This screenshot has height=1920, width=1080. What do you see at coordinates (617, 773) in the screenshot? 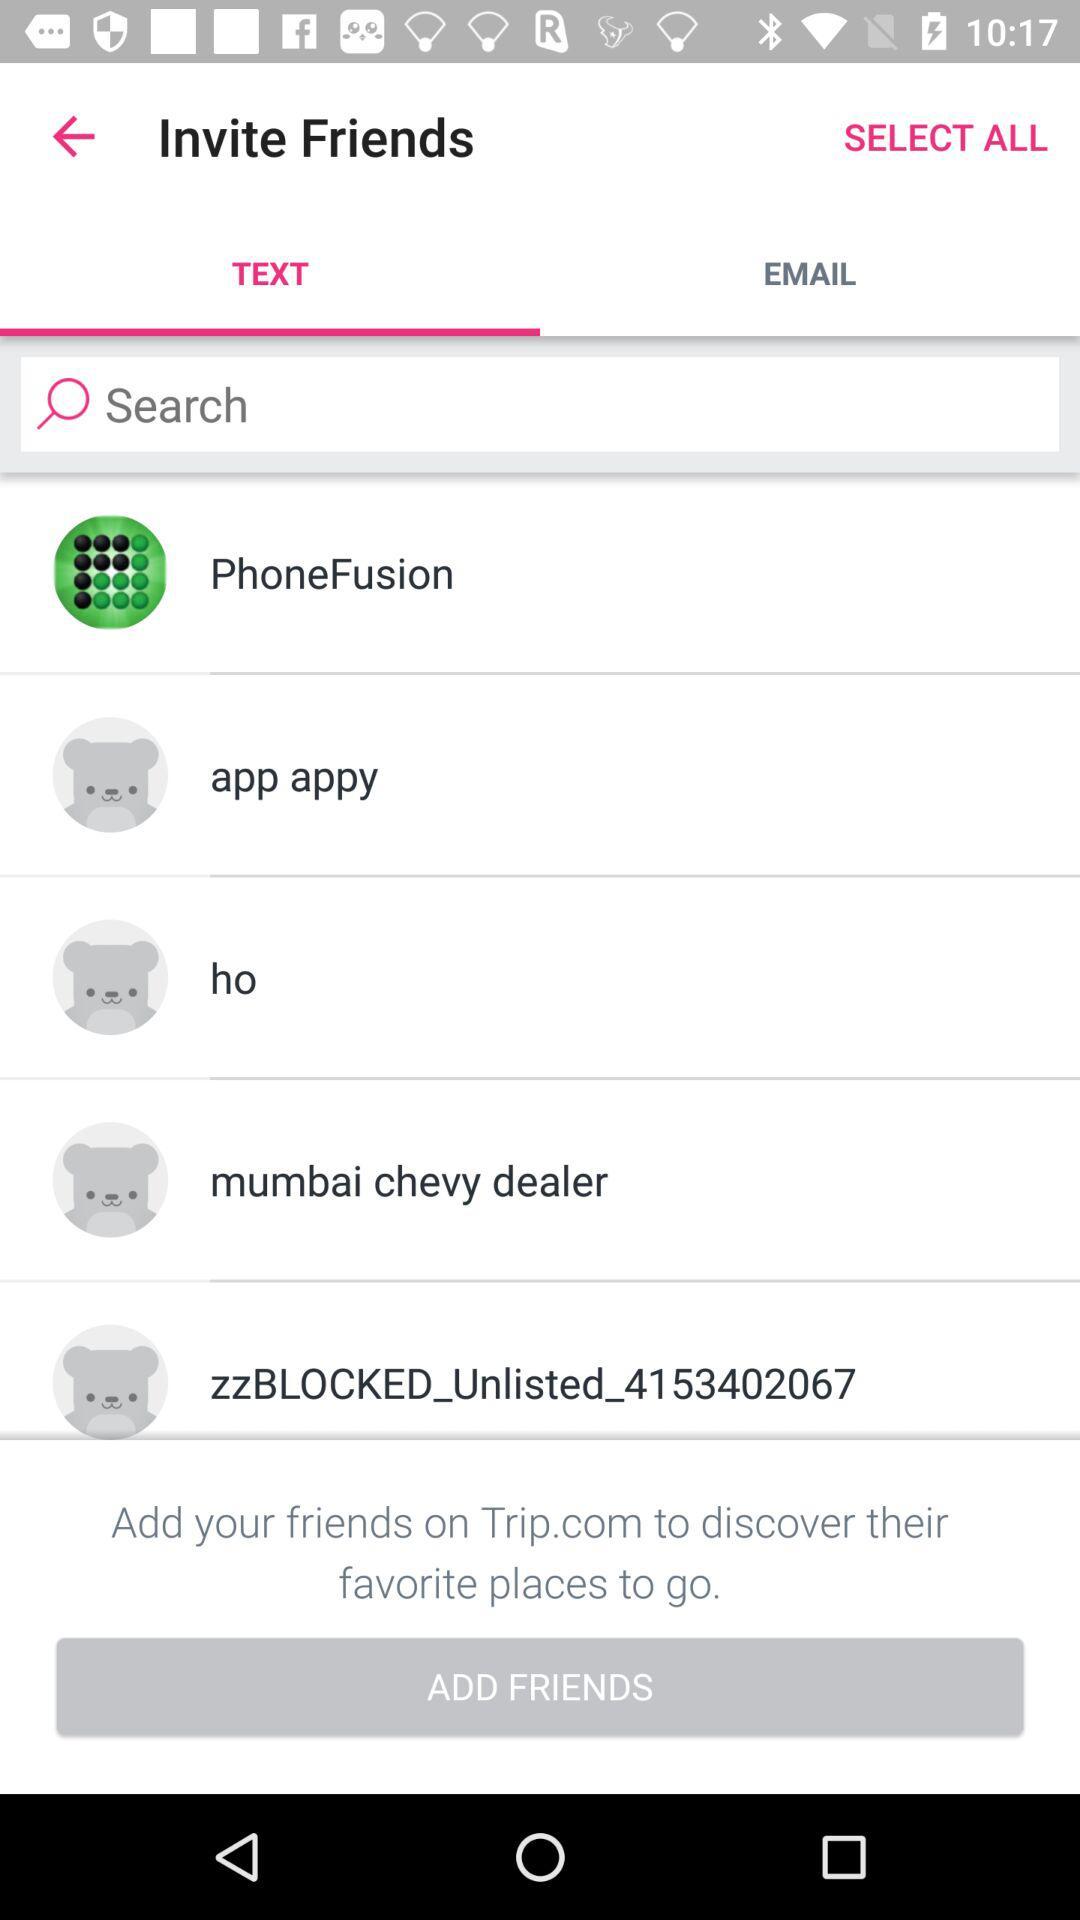
I see `the item above ho item` at bounding box center [617, 773].